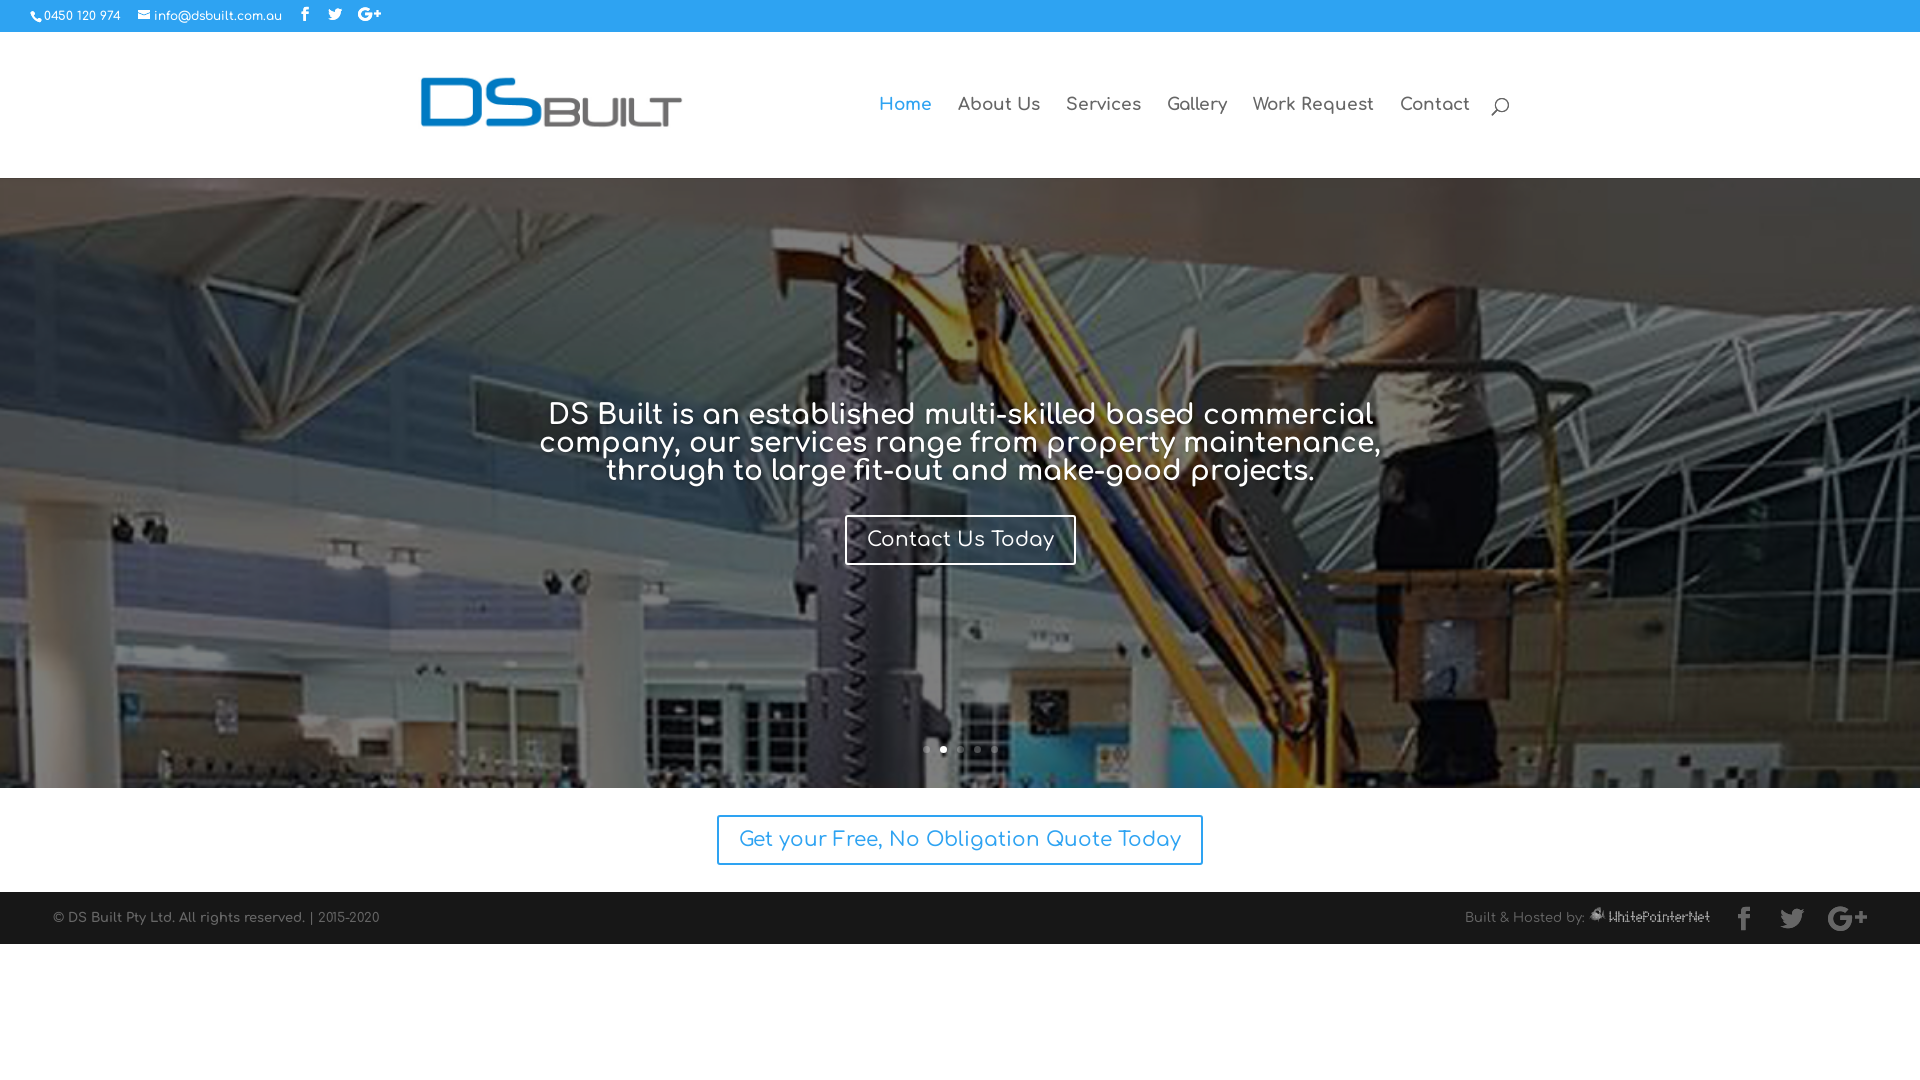 The width and height of the screenshot is (1920, 1080). What do you see at coordinates (998, 137) in the screenshot?
I see `'About Us'` at bounding box center [998, 137].